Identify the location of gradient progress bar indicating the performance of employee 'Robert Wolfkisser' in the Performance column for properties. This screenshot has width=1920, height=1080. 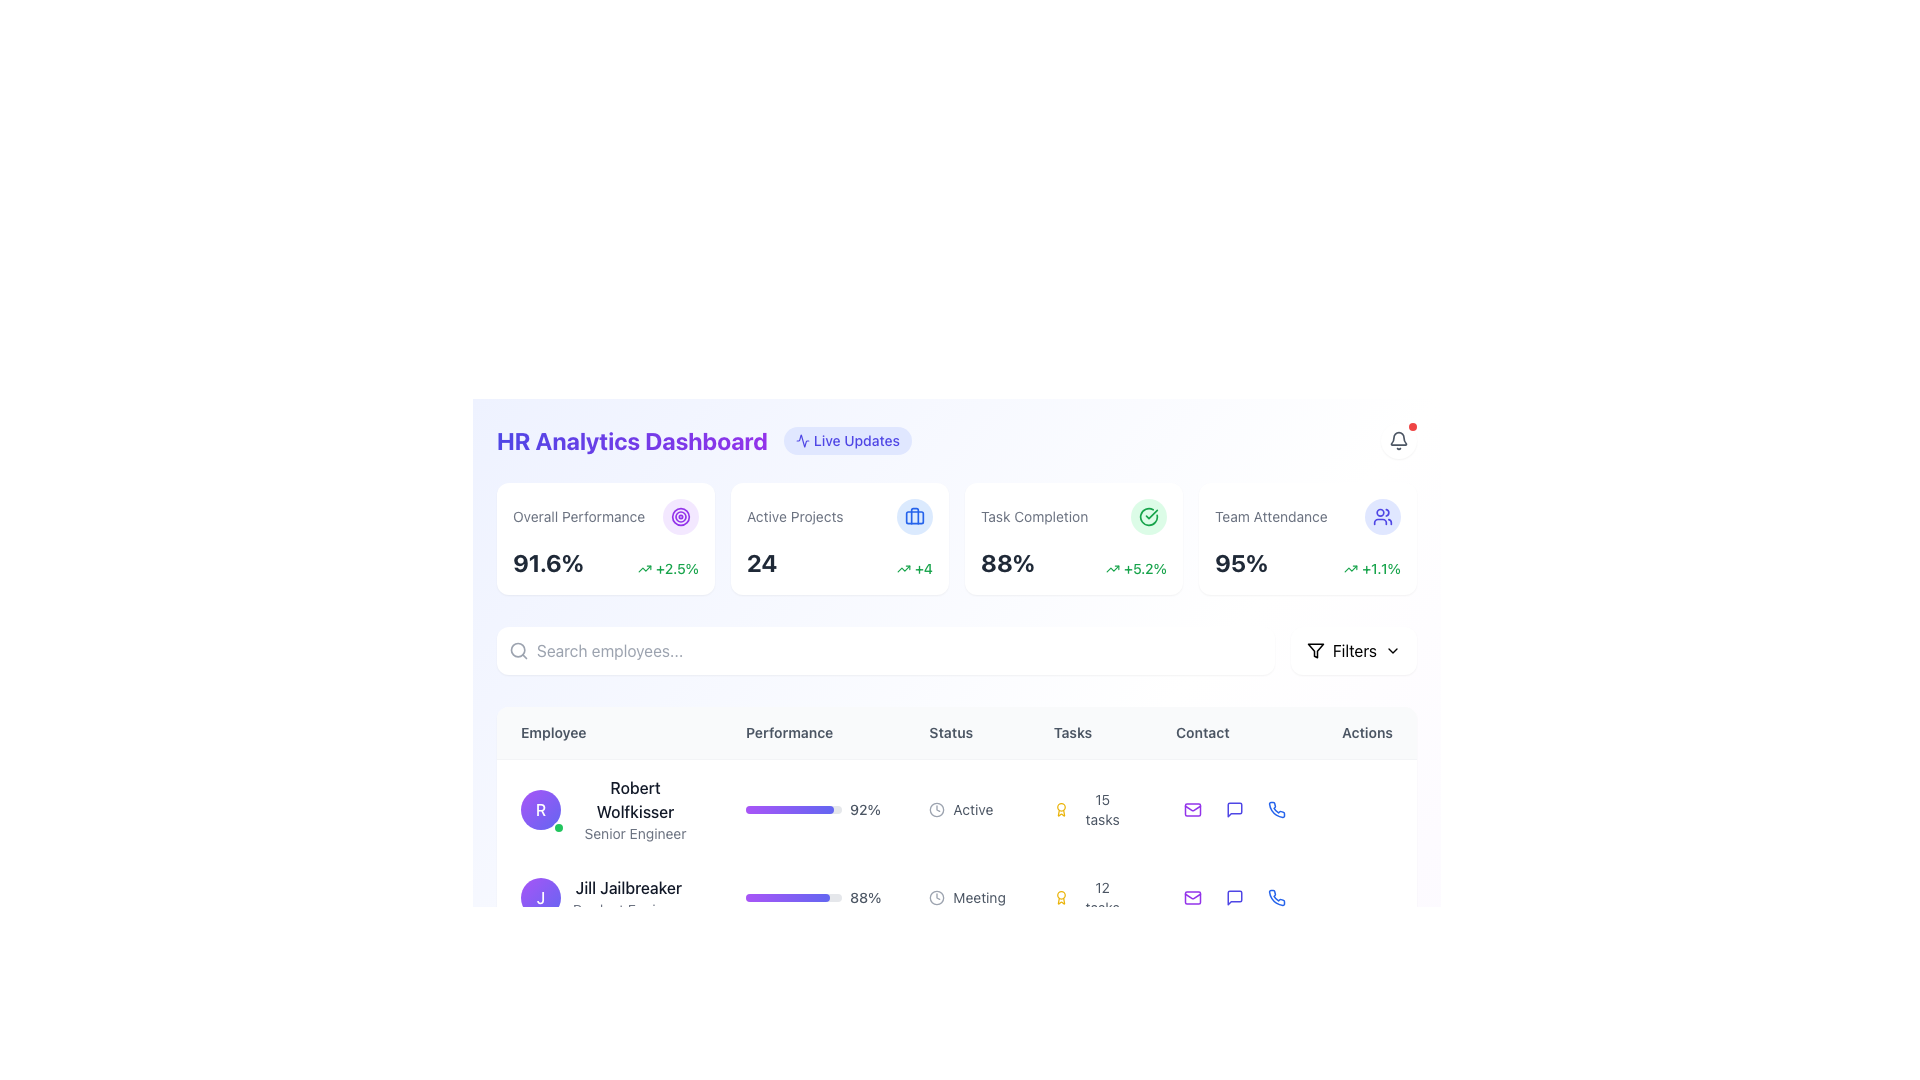
(789, 810).